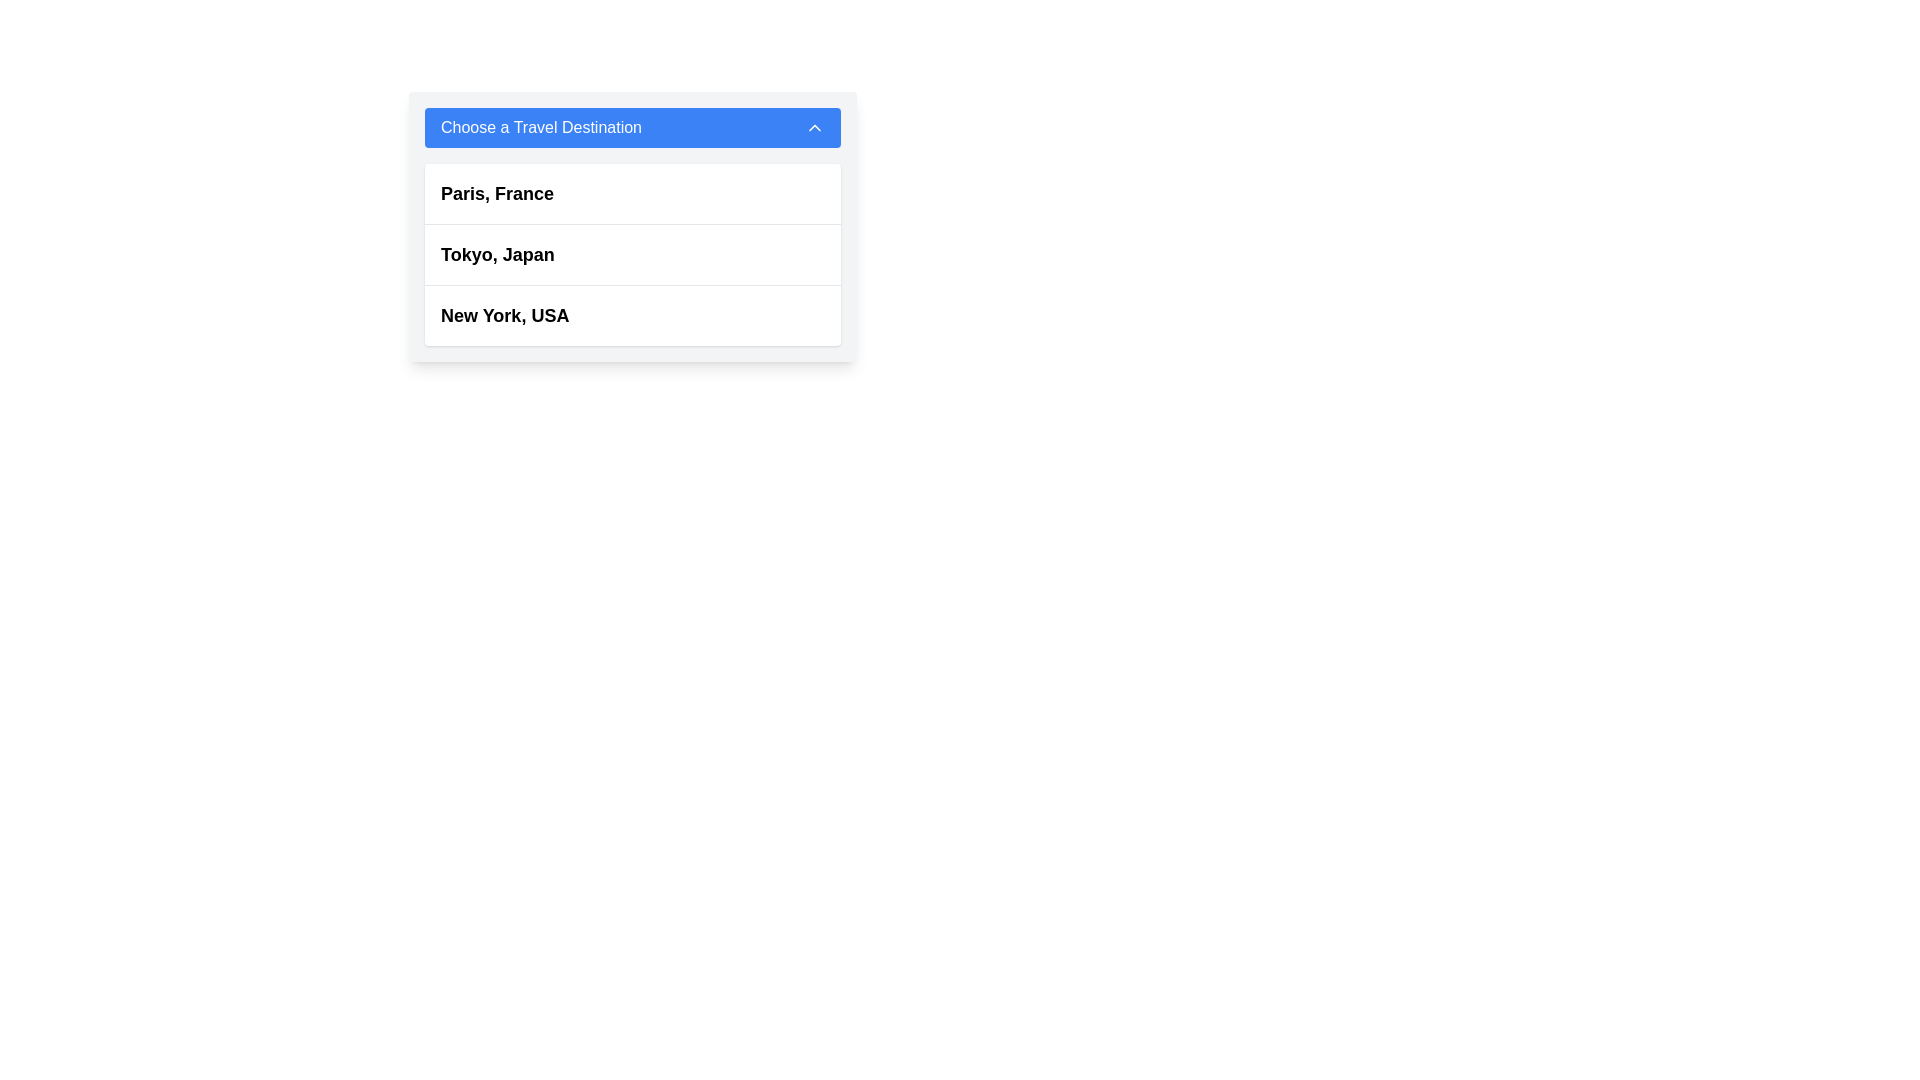  What do you see at coordinates (632, 127) in the screenshot?
I see `the dropdown button for selecting a travel destination` at bounding box center [632, 127].